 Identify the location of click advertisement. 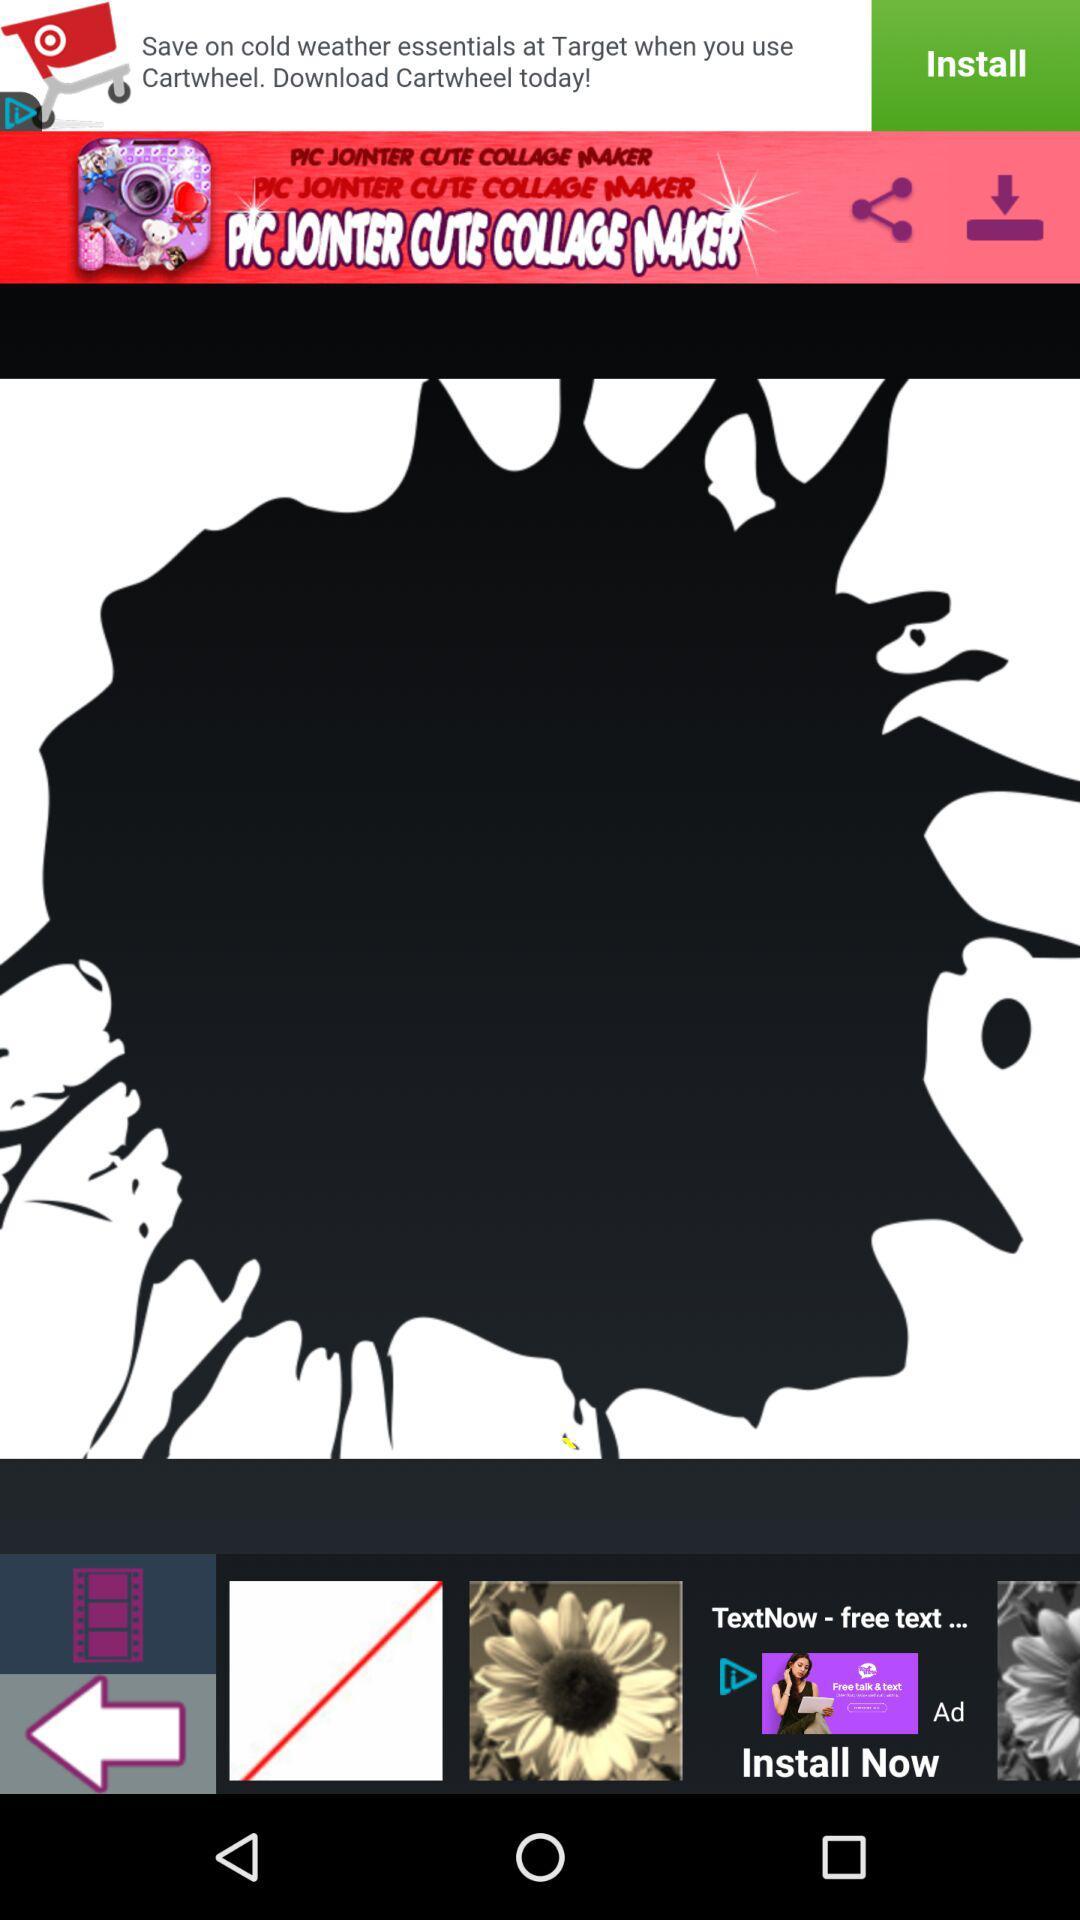
(840, 1692).